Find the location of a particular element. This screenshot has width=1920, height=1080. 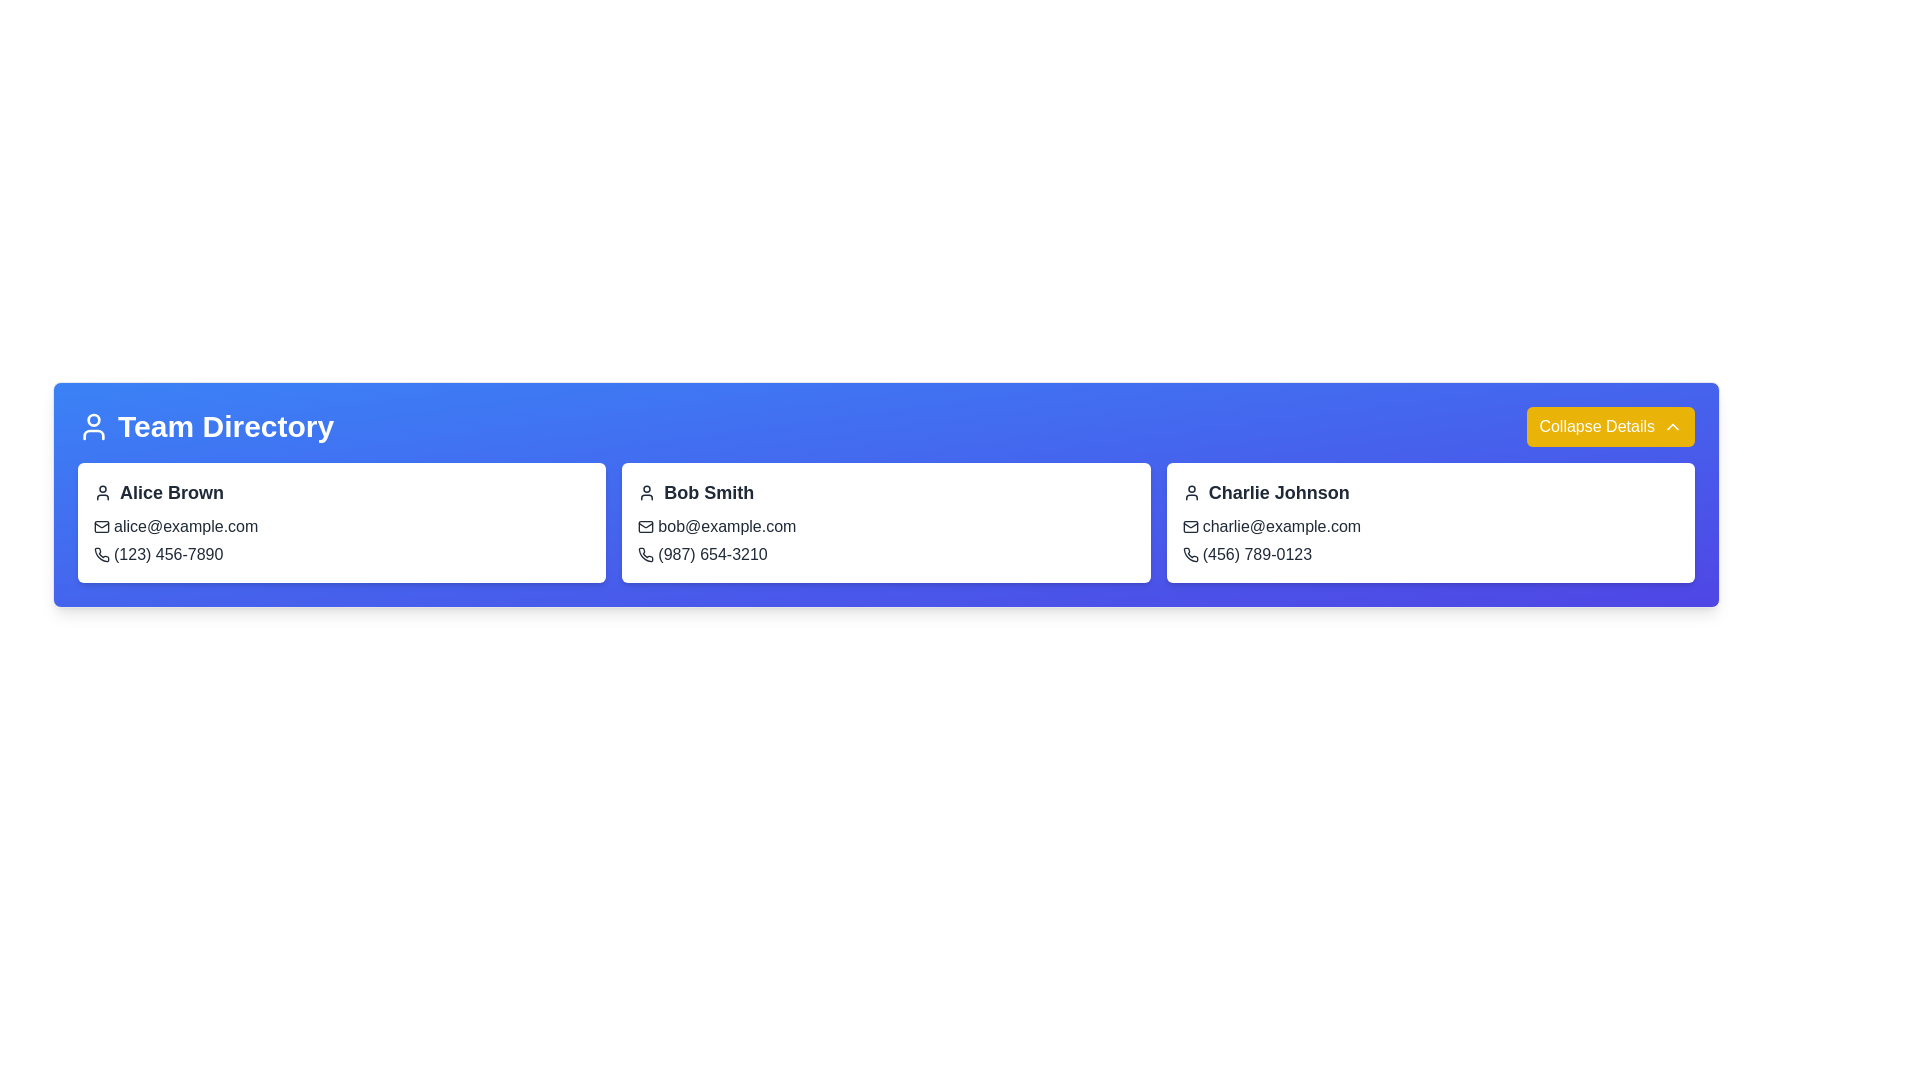

the Information card displaying contact details for Charlie Johnson, which includes their name, email, and phone number, located in the 'Team Directory' section is located at coordinates (1429, 522).